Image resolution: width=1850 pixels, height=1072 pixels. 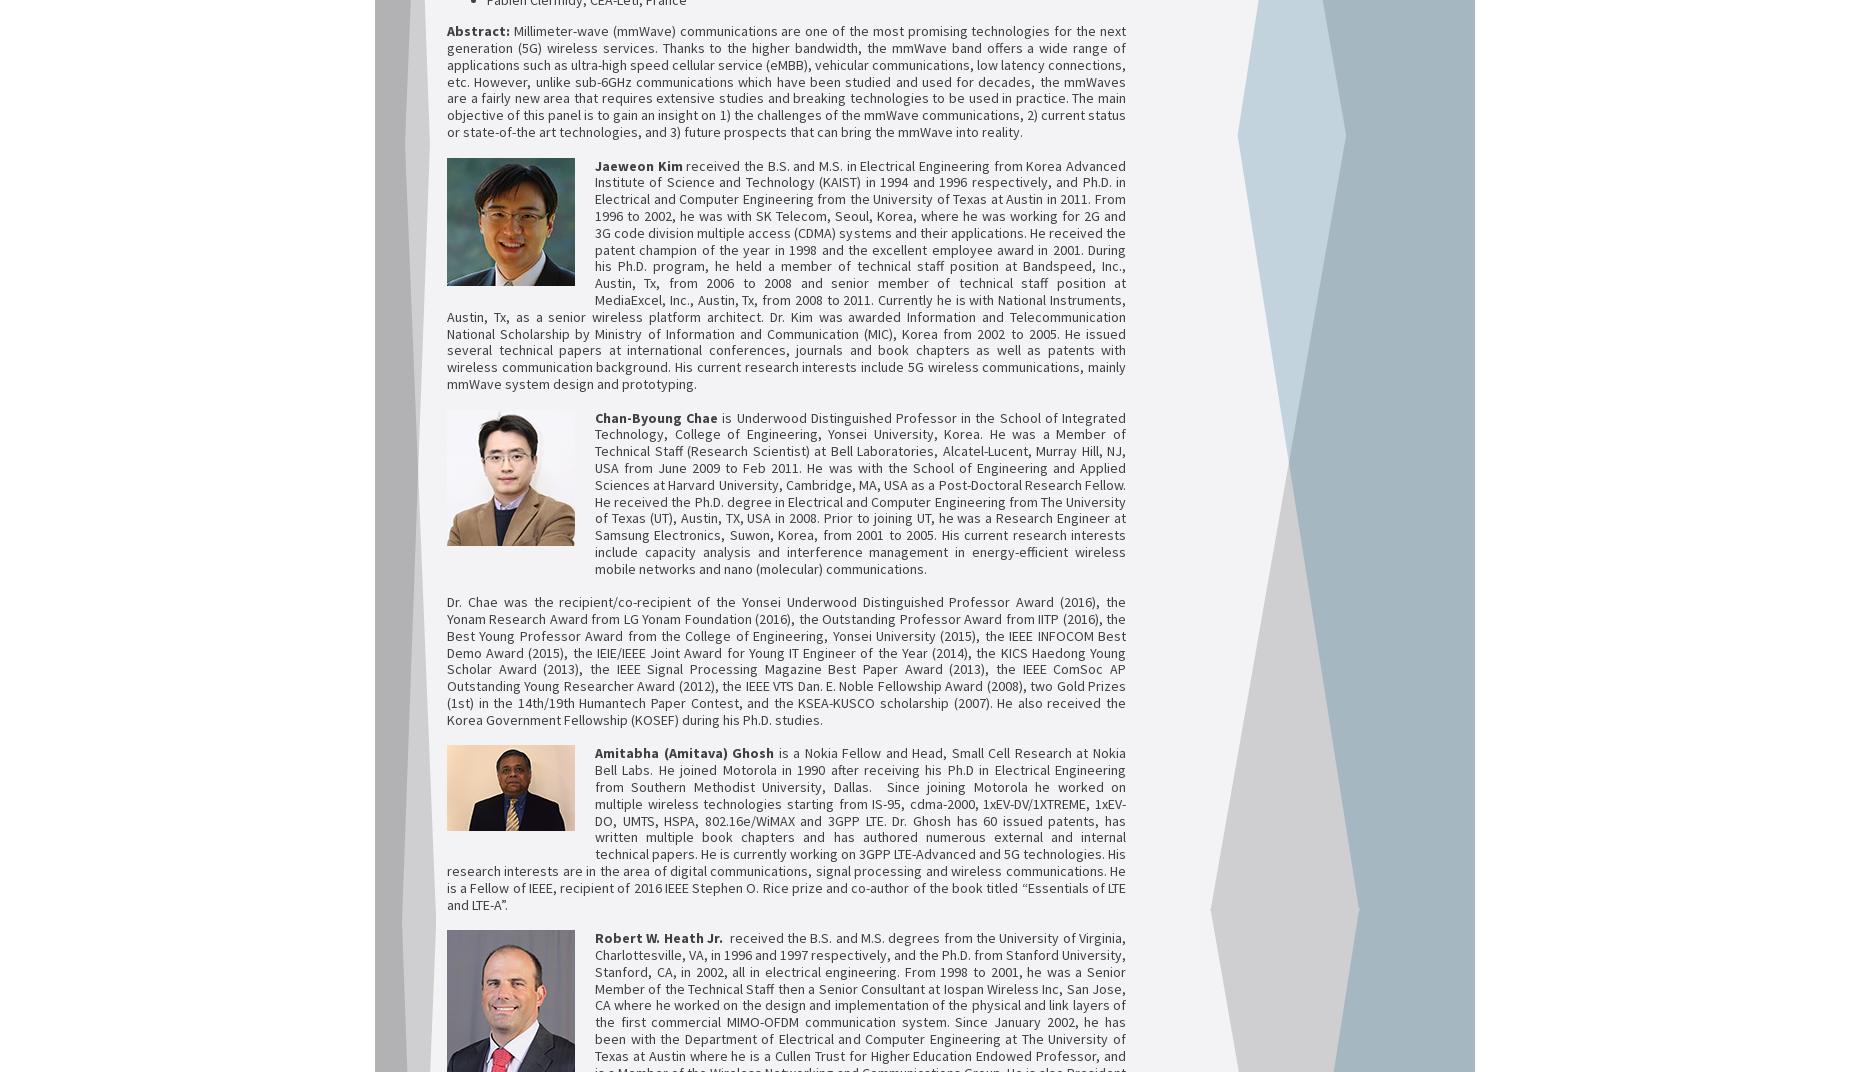 I want to click on 'Abstract:', so click(x=478, y=29).